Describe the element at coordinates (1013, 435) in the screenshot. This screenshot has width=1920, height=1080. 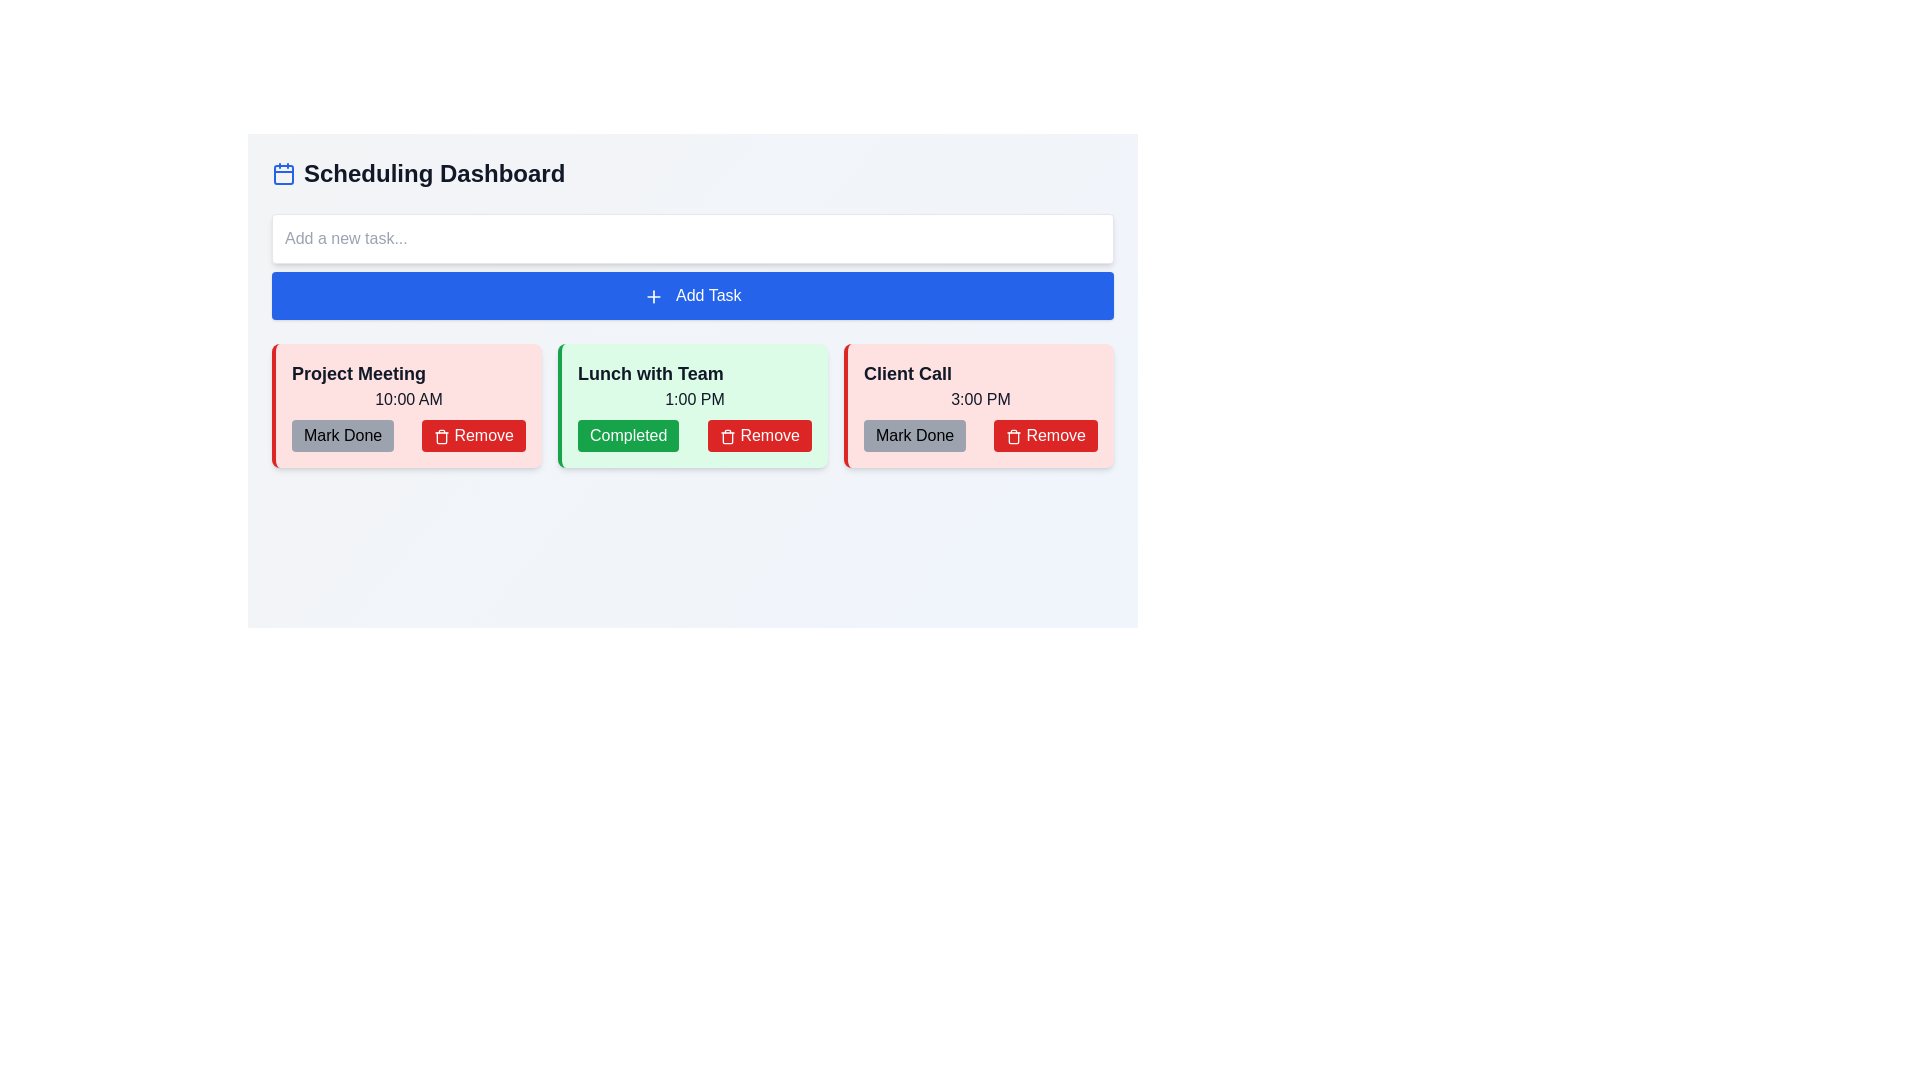
I see `the 'Remove' icon associated with the 'Lunch with Team' card in the central column of the dashboard` at that location.